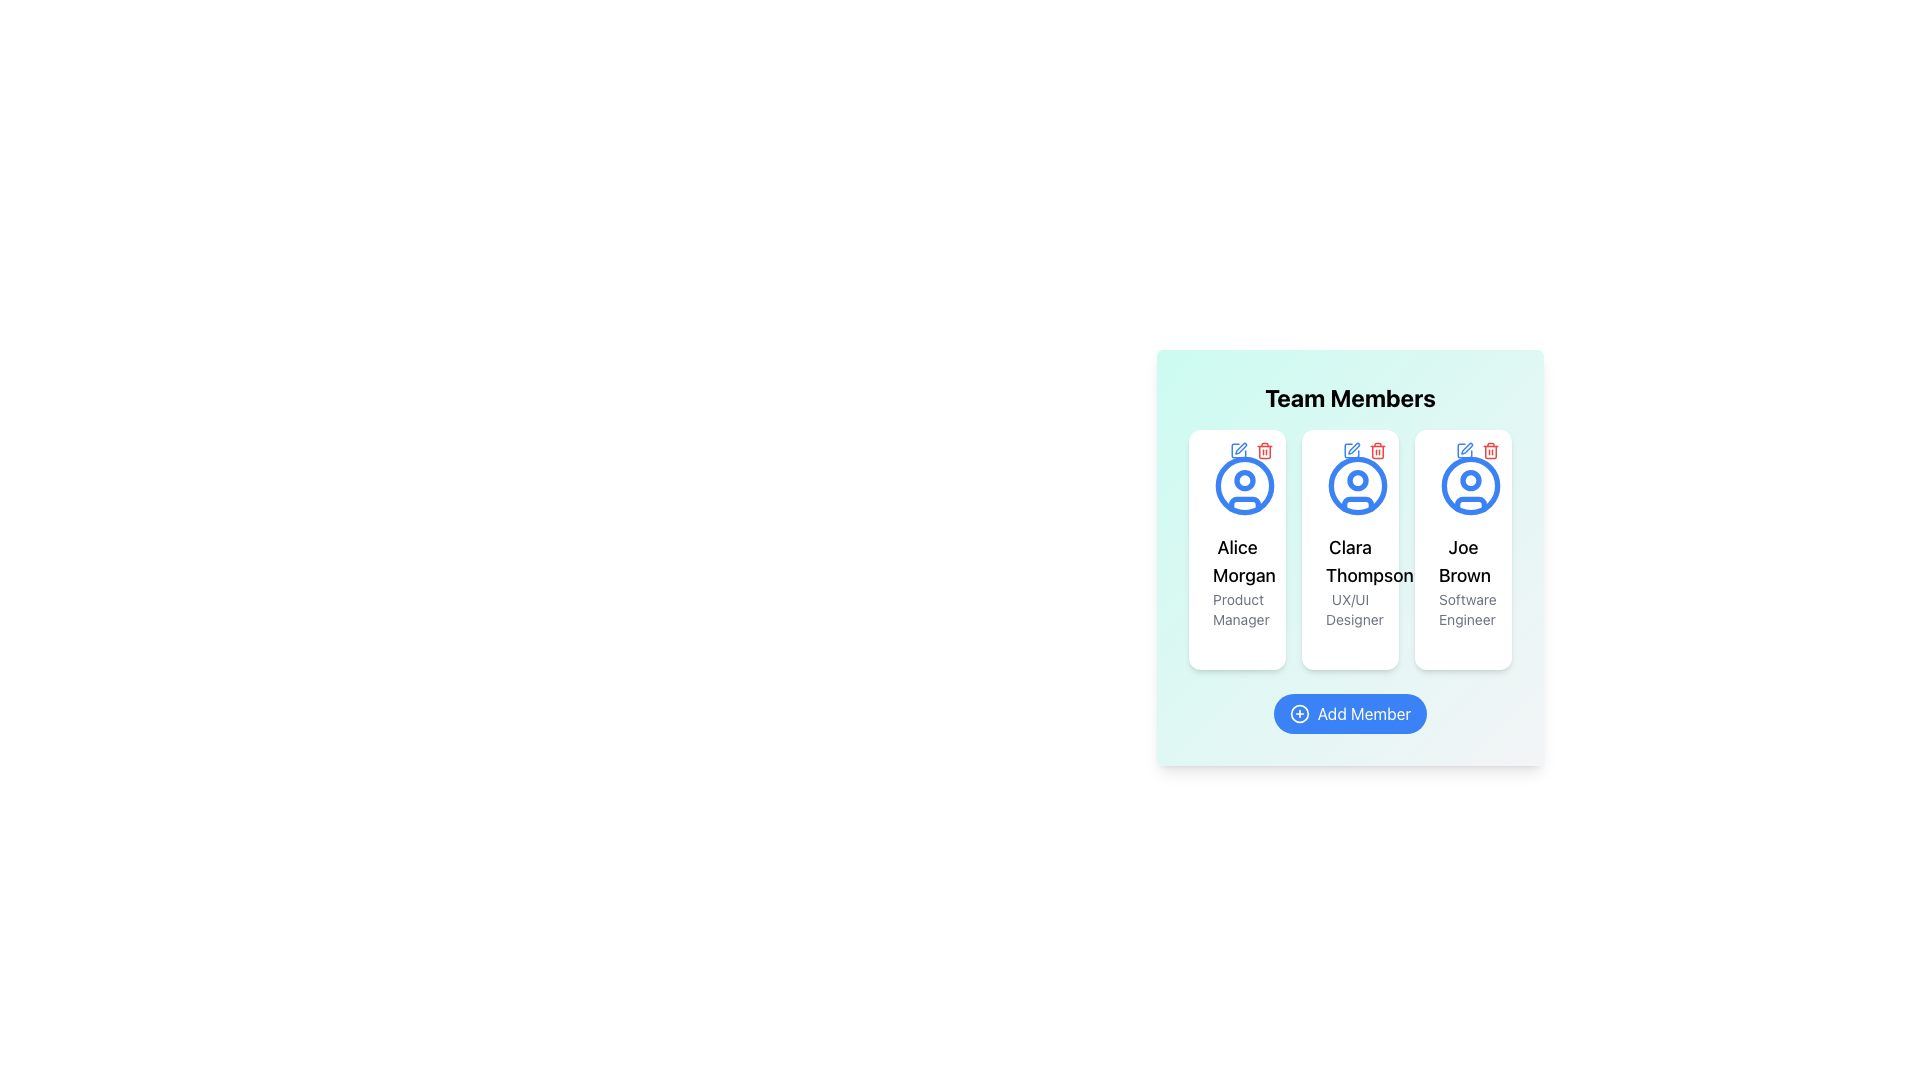  Describe the element at coordinates (1376, 451) in the screenshot. I see `the delete button located at the top-right corner of the options, which is the third button after a blue icon and trash can icons, to observe the color change` at that location.